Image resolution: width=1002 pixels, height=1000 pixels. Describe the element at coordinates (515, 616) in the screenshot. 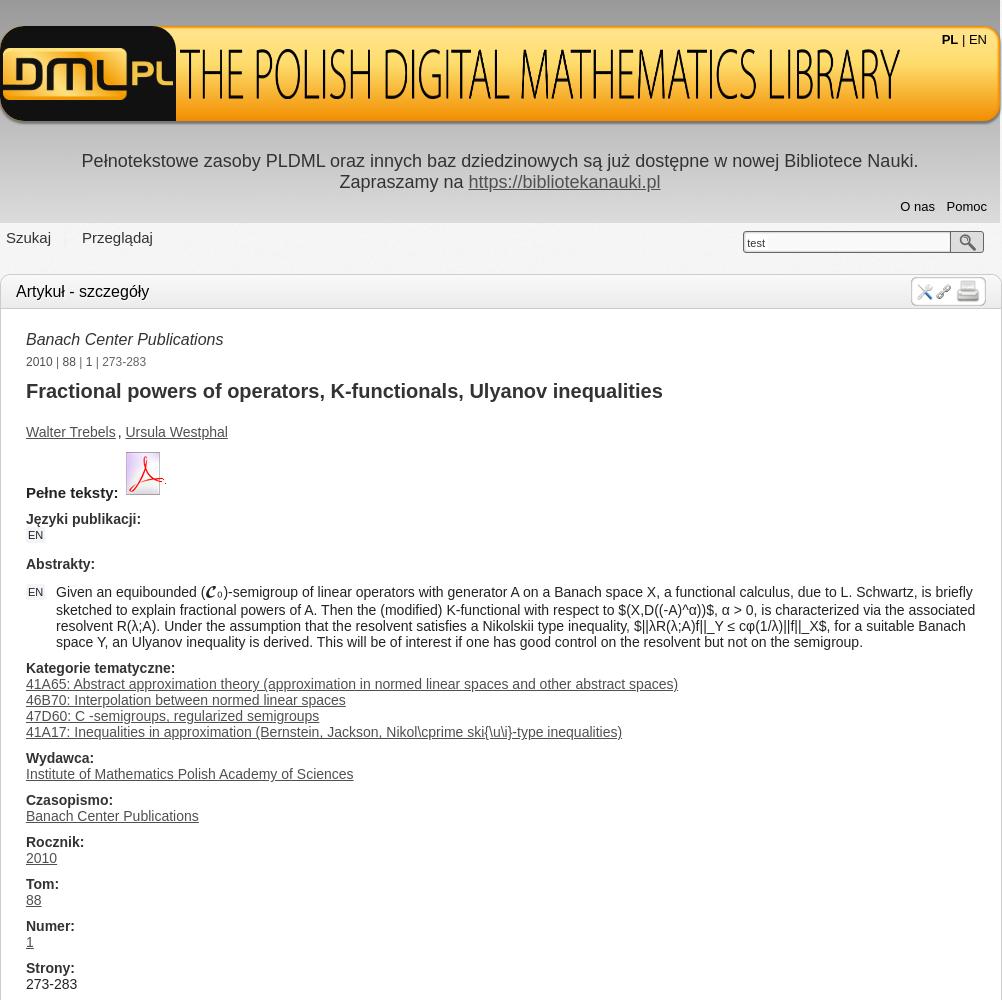

I see `'Given an equibounded (𝓒₀)-semigroup of linear operators with generator A on a Banach space X, a functional calculus, due to L. Schwartz, is briefly sketched to explain fractional powers of A. Then the (modified) K-functional with respect to $(X,D((-A)^α))$, α > 0, is characterized via the associated resolvent R(λ;A). Under the assumption that the resolvent satisfies a Nikolskii type inequality, $||λR(λ;A)f||_Y ≤ cφ(1/λ)||f||_X$, for a suitable Banach space Y, an Ulyanov inequality is derived. This will be of interest if one has good control on the resolvent but not on the semigroup.'` at that location.